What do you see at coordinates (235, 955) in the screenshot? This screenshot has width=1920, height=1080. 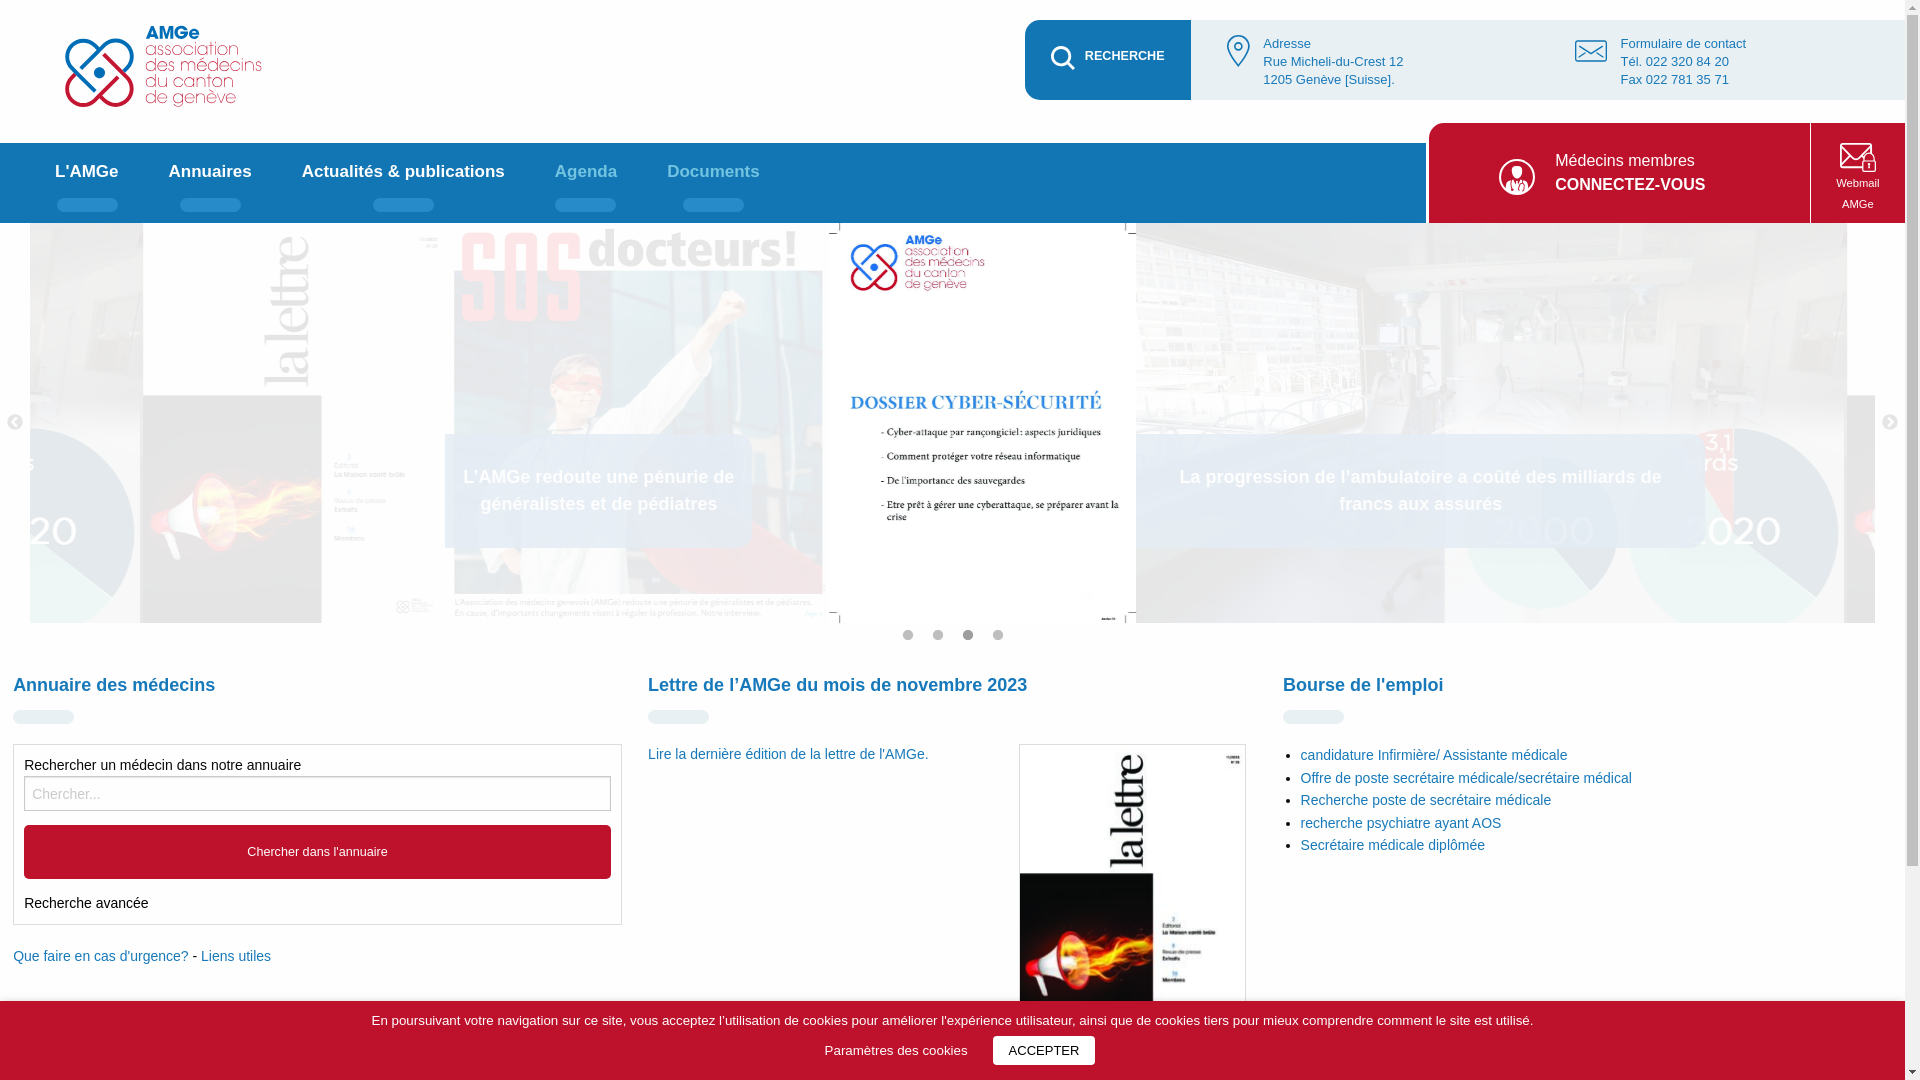 I see `'Liens utiles'` at bounding box center [235, 955].